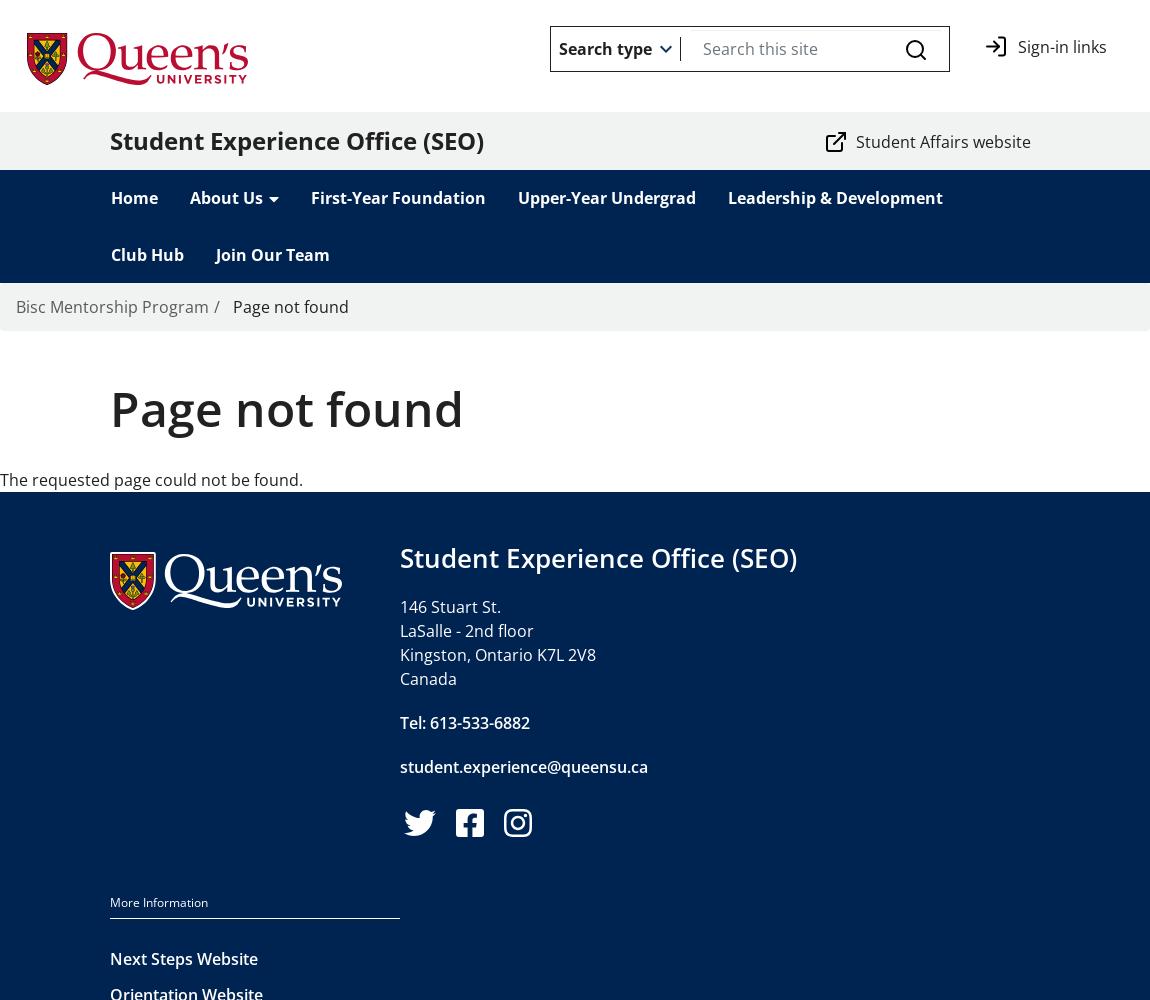  Describe the element at coordinates (399, 766) in the screenshot. I see `'student.experience@queensu.ca'` at that location.